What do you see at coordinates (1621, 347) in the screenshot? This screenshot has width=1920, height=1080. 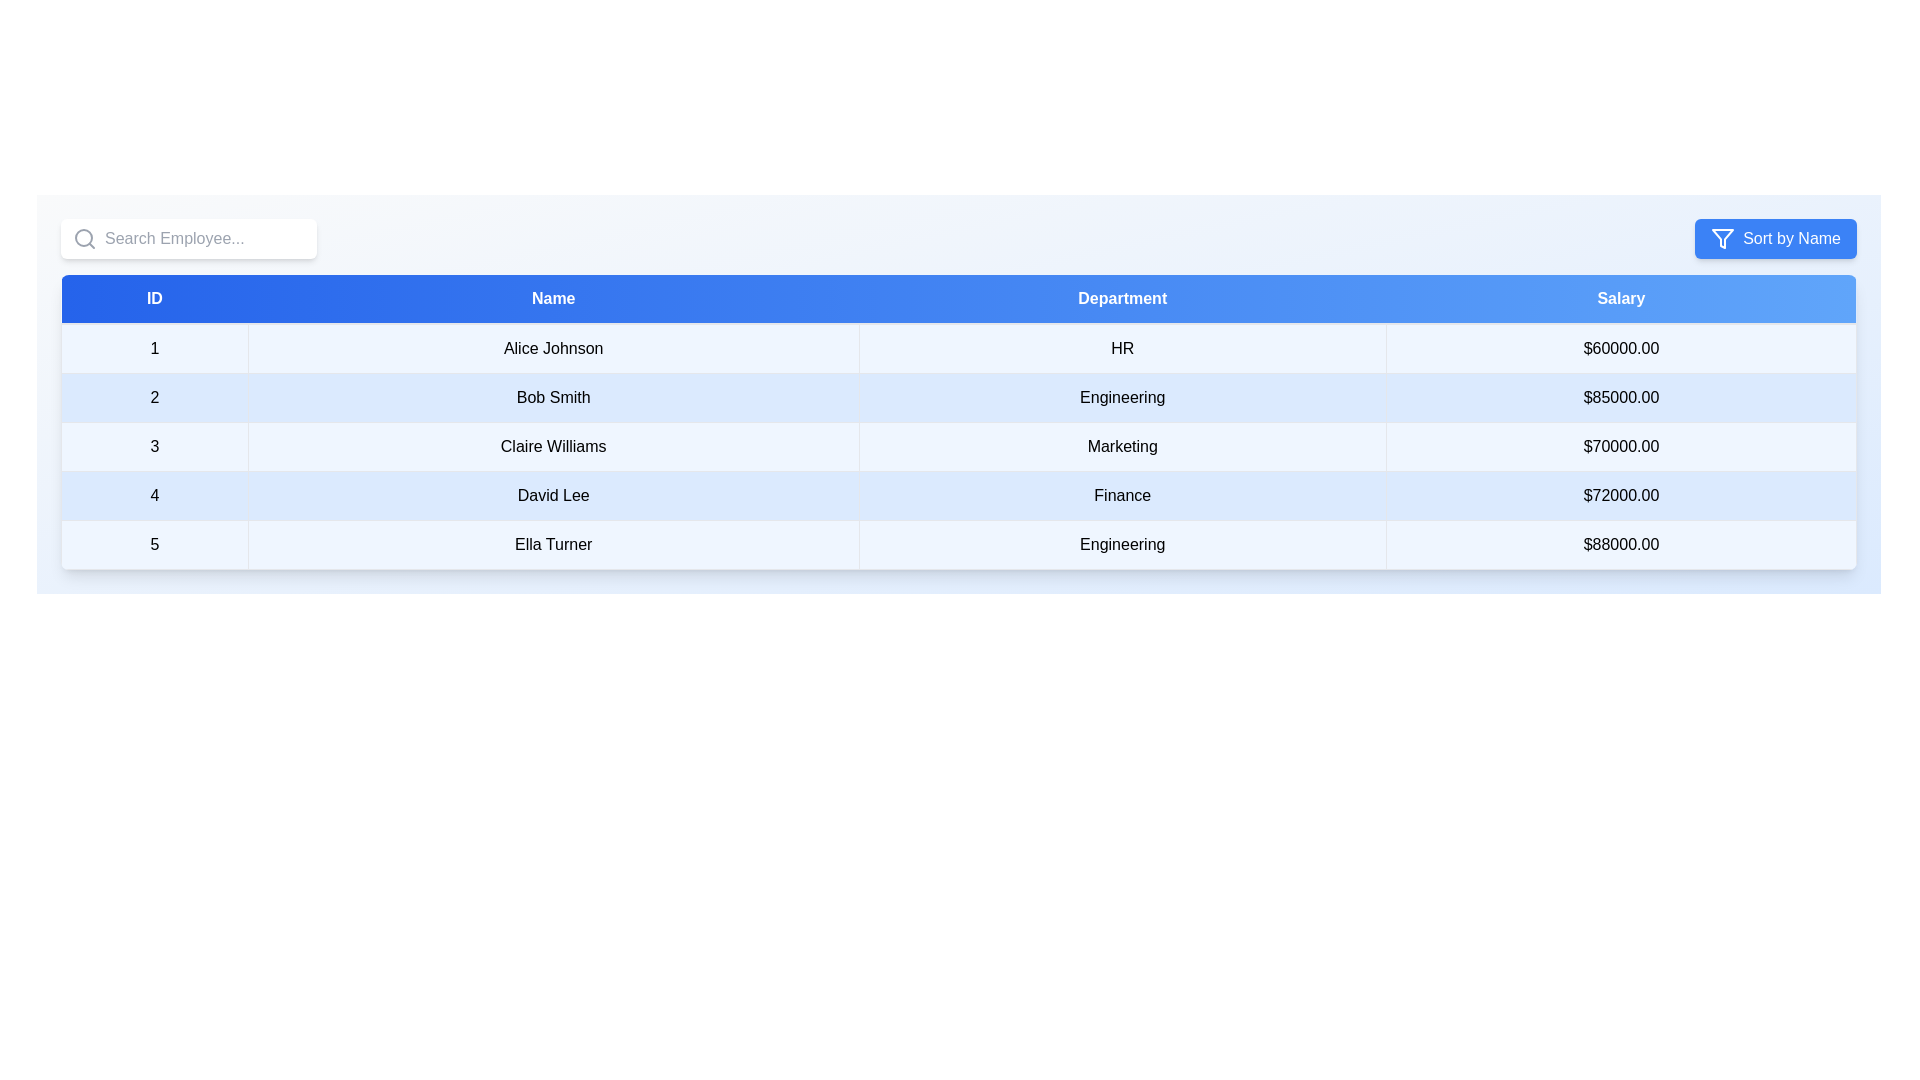 I see `the static text element displaying the salary of Alice Johnson, located in the Salary column of the first row of the table` at bounding box center [1621, 347].